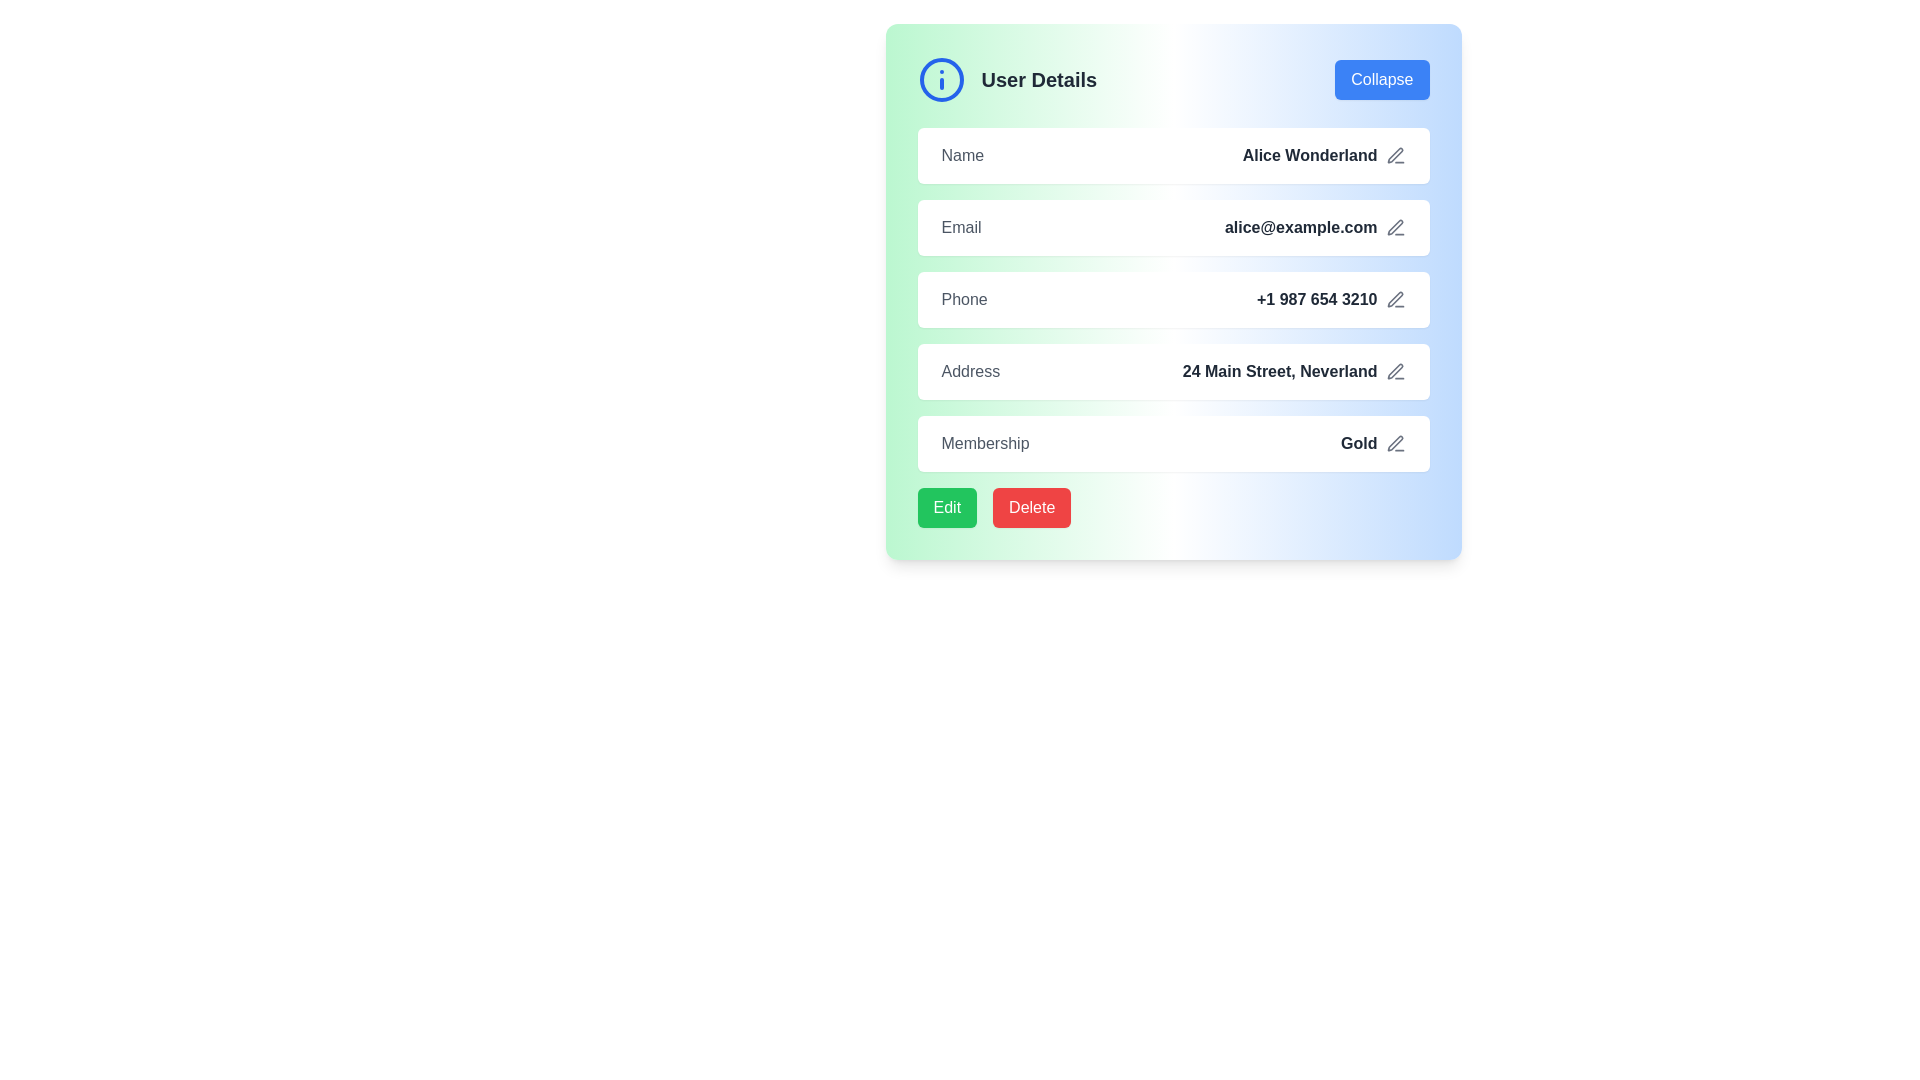 Image resolution: width=1920 pixels, height=1080 pixels. What do you see at coordinates (1173, 371) in the screenshot?
I see `the edit icon associated with the address '24 Main Street, Neverland' in the fourth row of the user profile section` at bounding box center [1173, 371].